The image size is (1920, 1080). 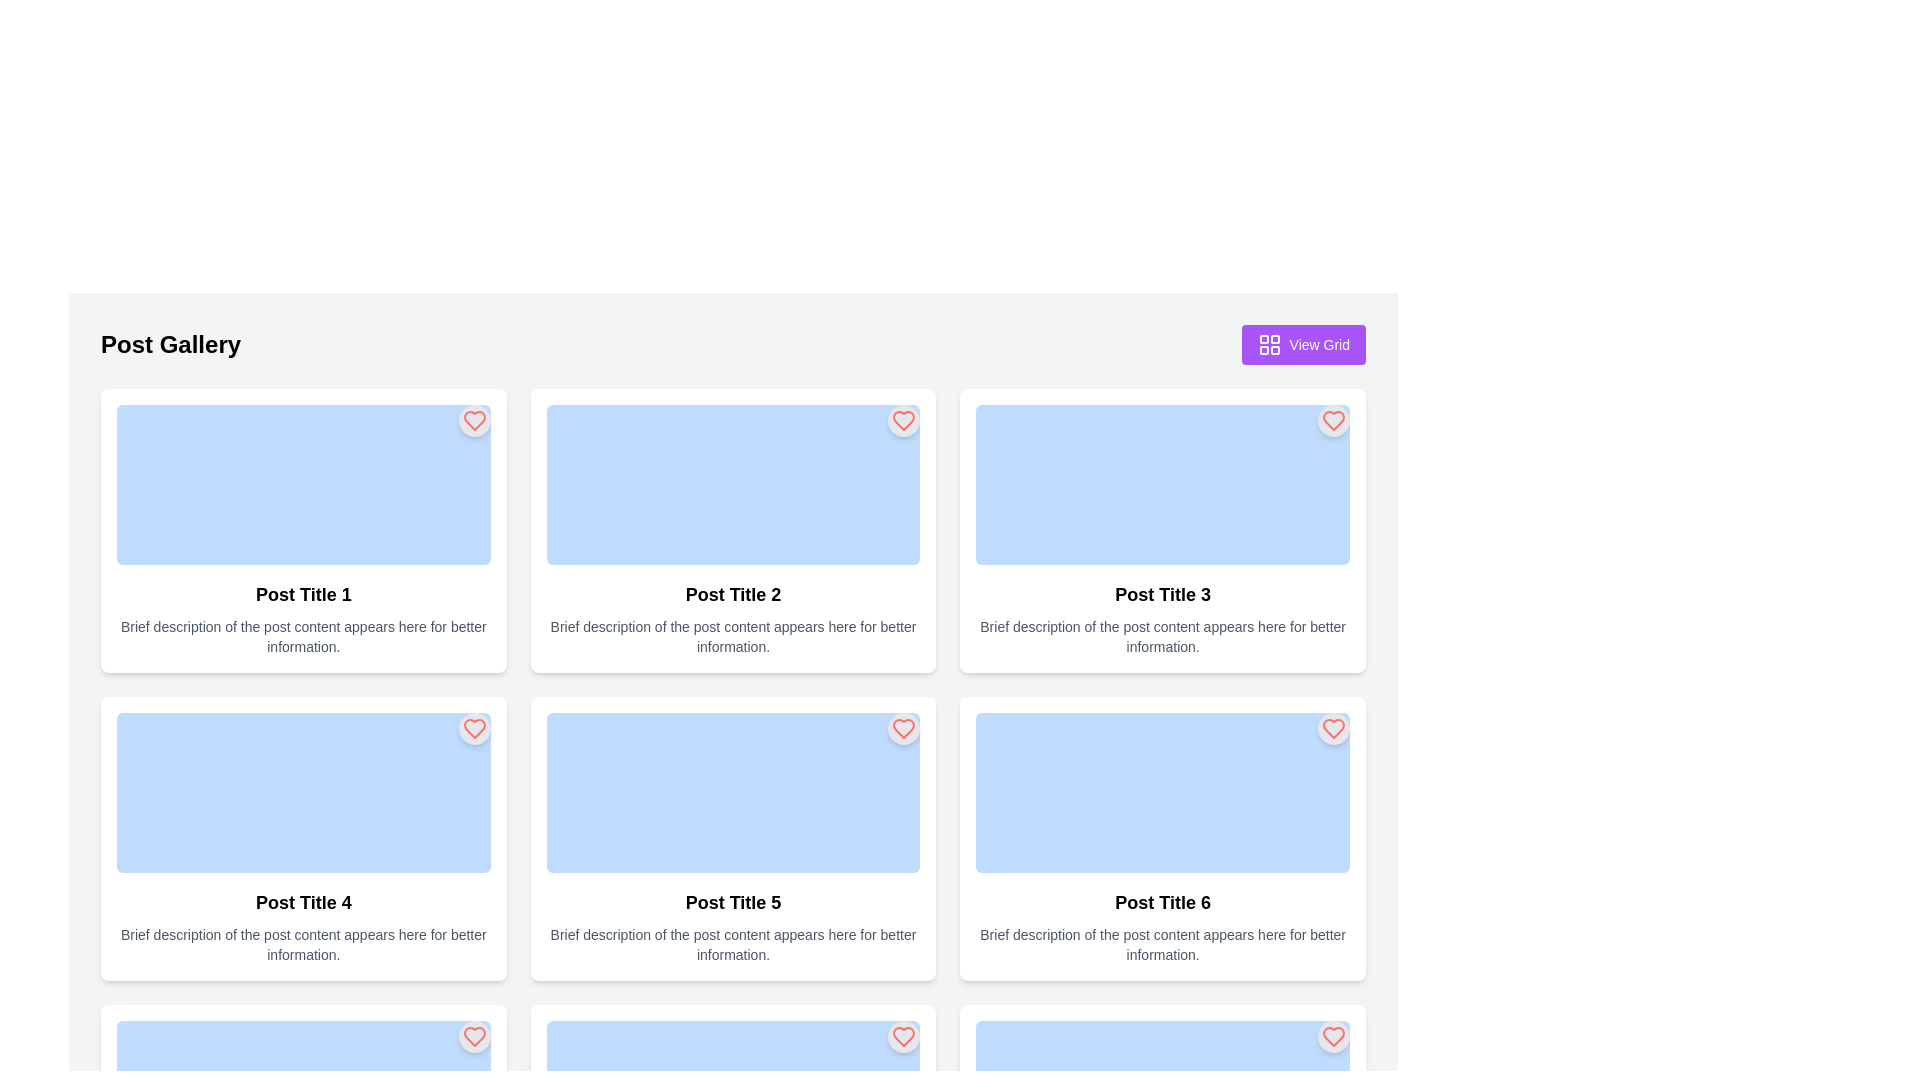 I want to click on the heart-shaped icon outlined in red located in the top-right corner of the card containing 'Post Title 3' to like or unlike the item, so click(x=1334, y=419).